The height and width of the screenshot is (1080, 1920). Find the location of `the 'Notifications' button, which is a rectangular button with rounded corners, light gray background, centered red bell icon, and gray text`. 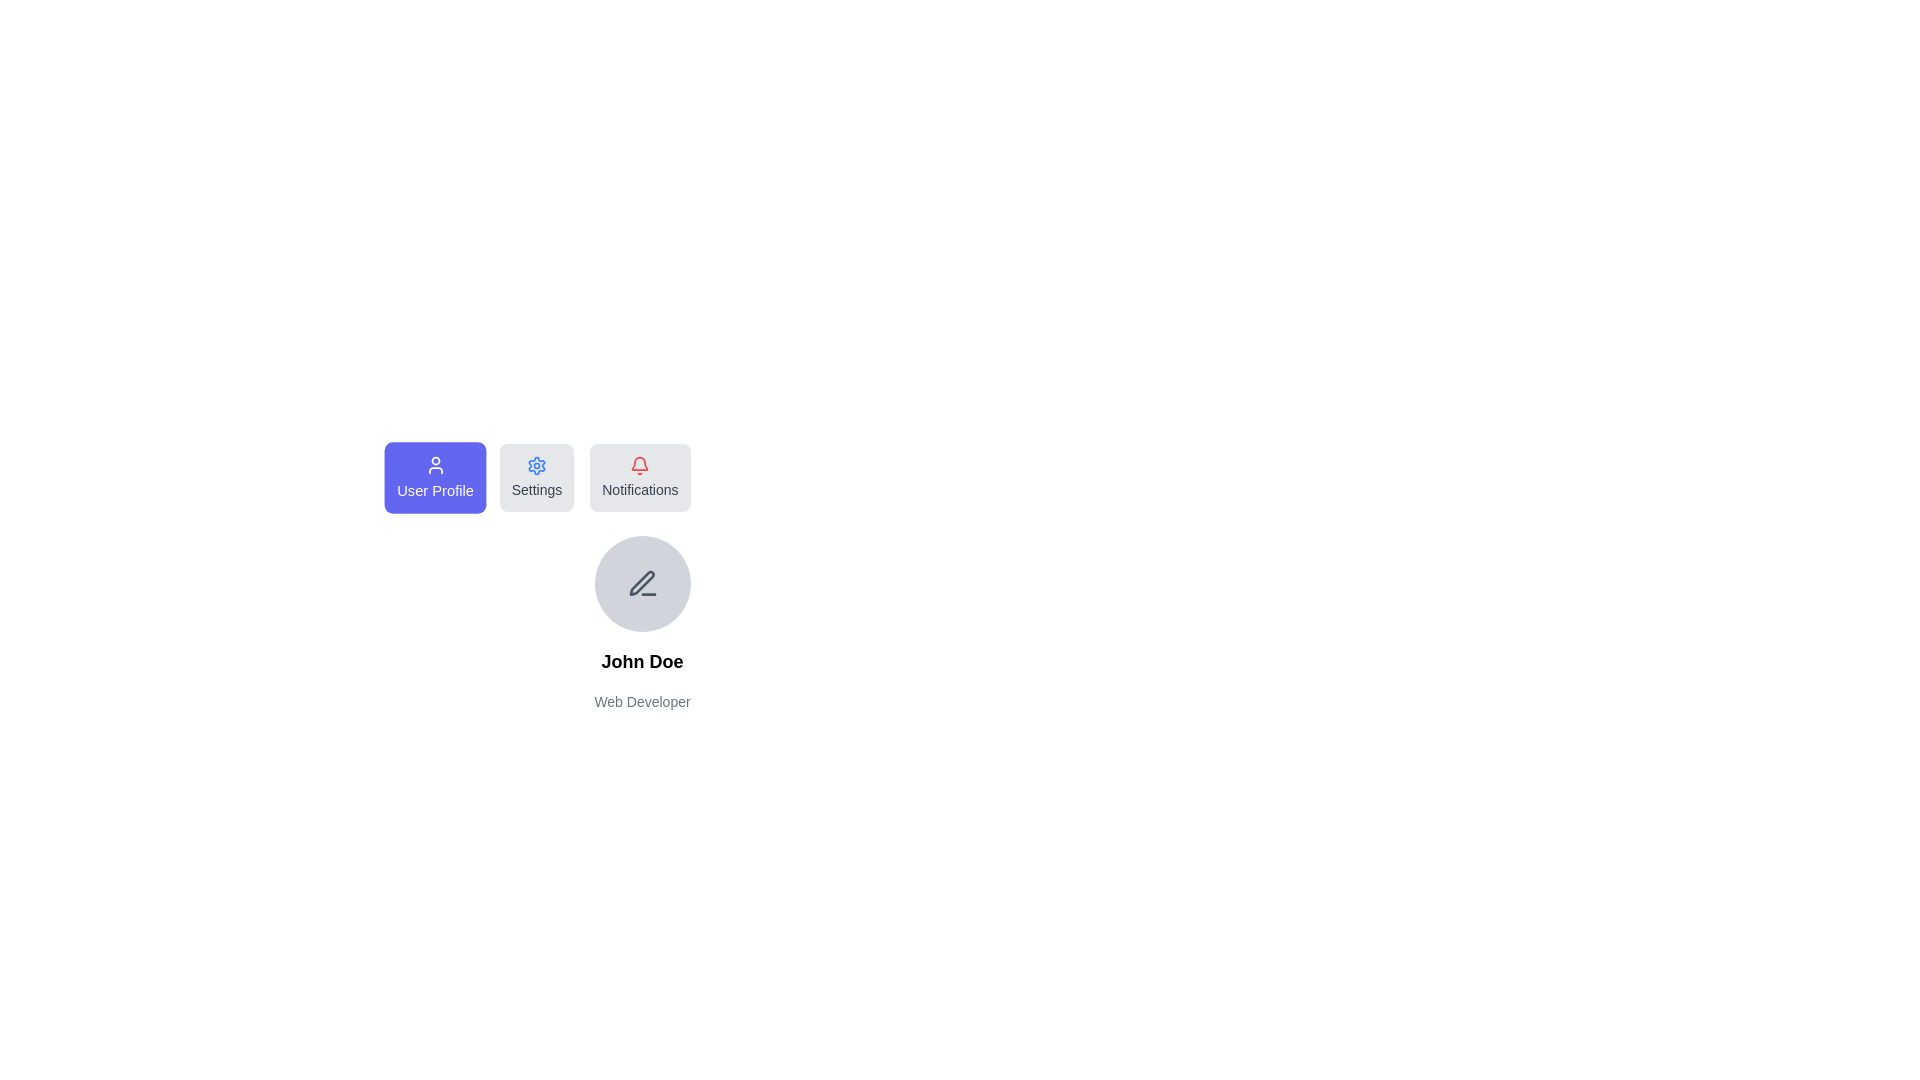

the 'Notifications' button, which is a rectangular button with rounded corners, light gray background, centered red bell icon, and gray text is located at coordinates (640, 478).